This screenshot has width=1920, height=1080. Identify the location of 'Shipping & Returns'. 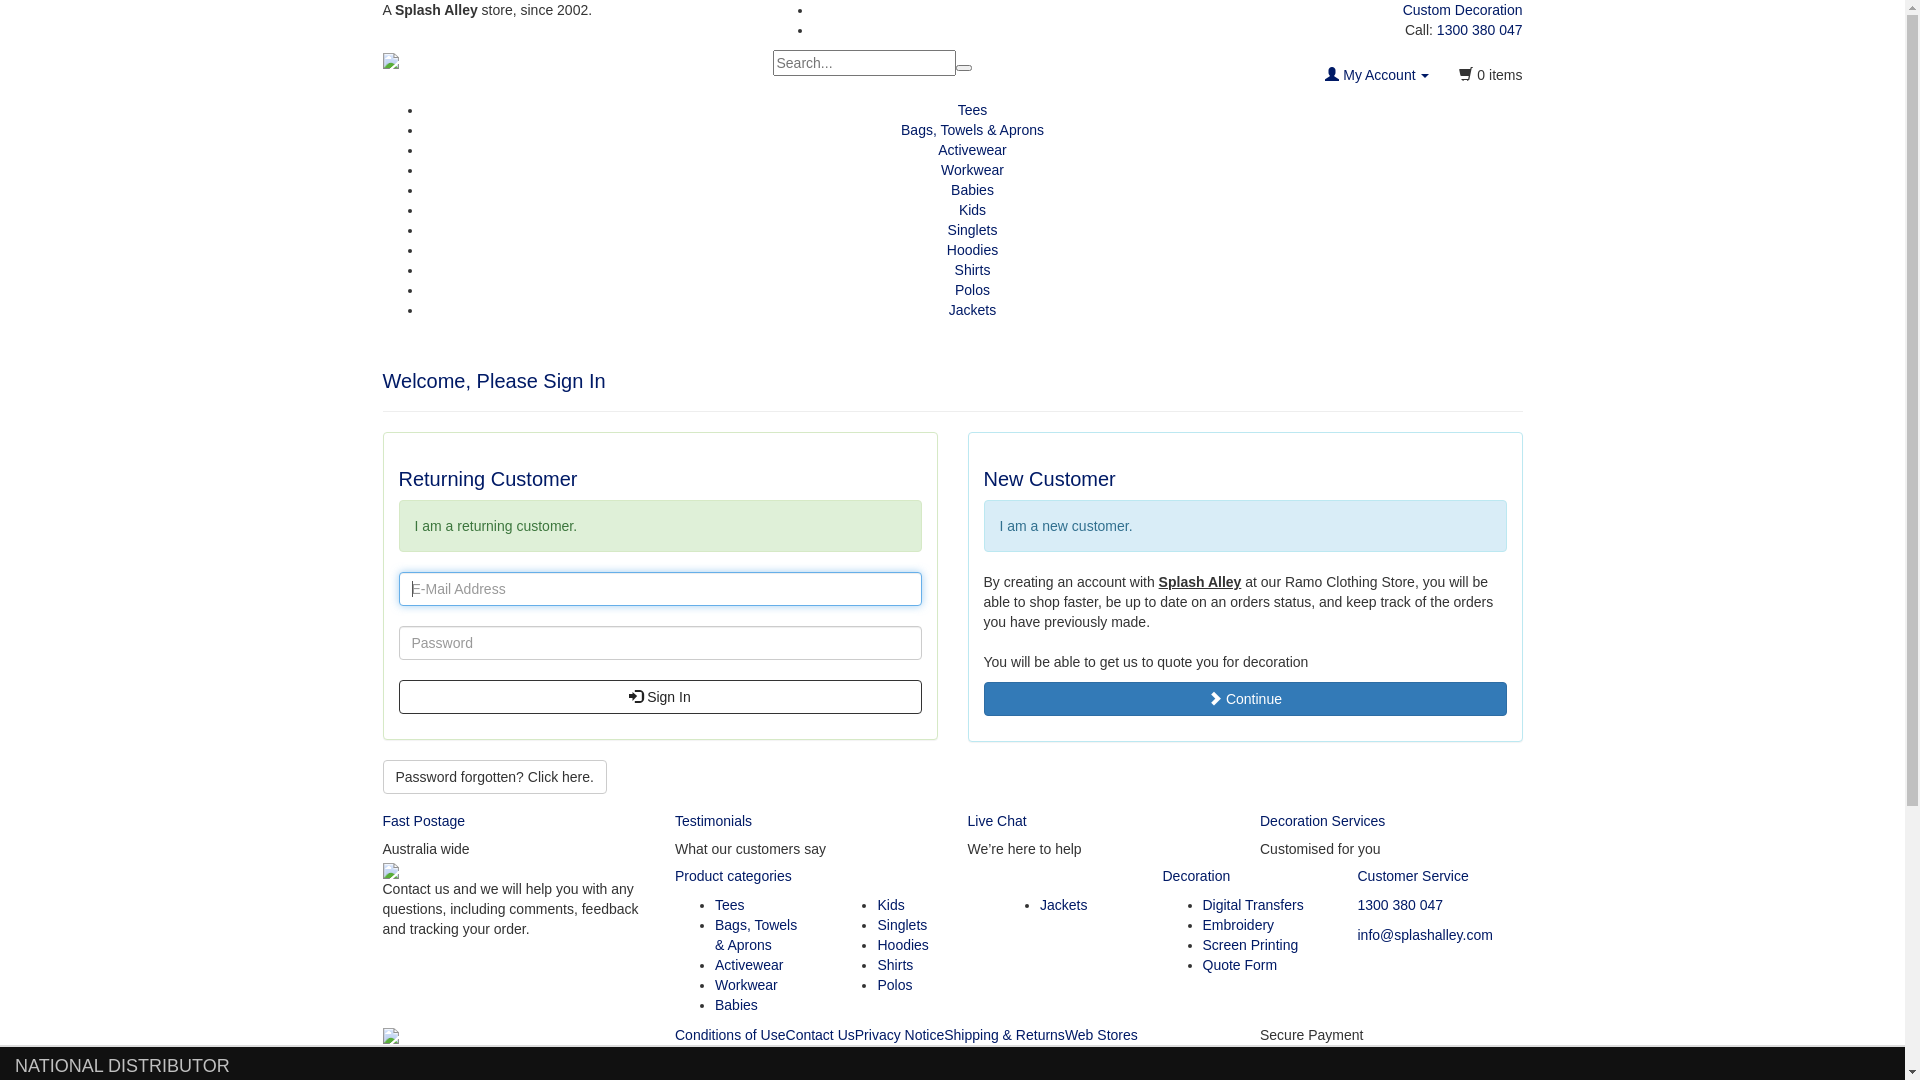
(1004, 1034).